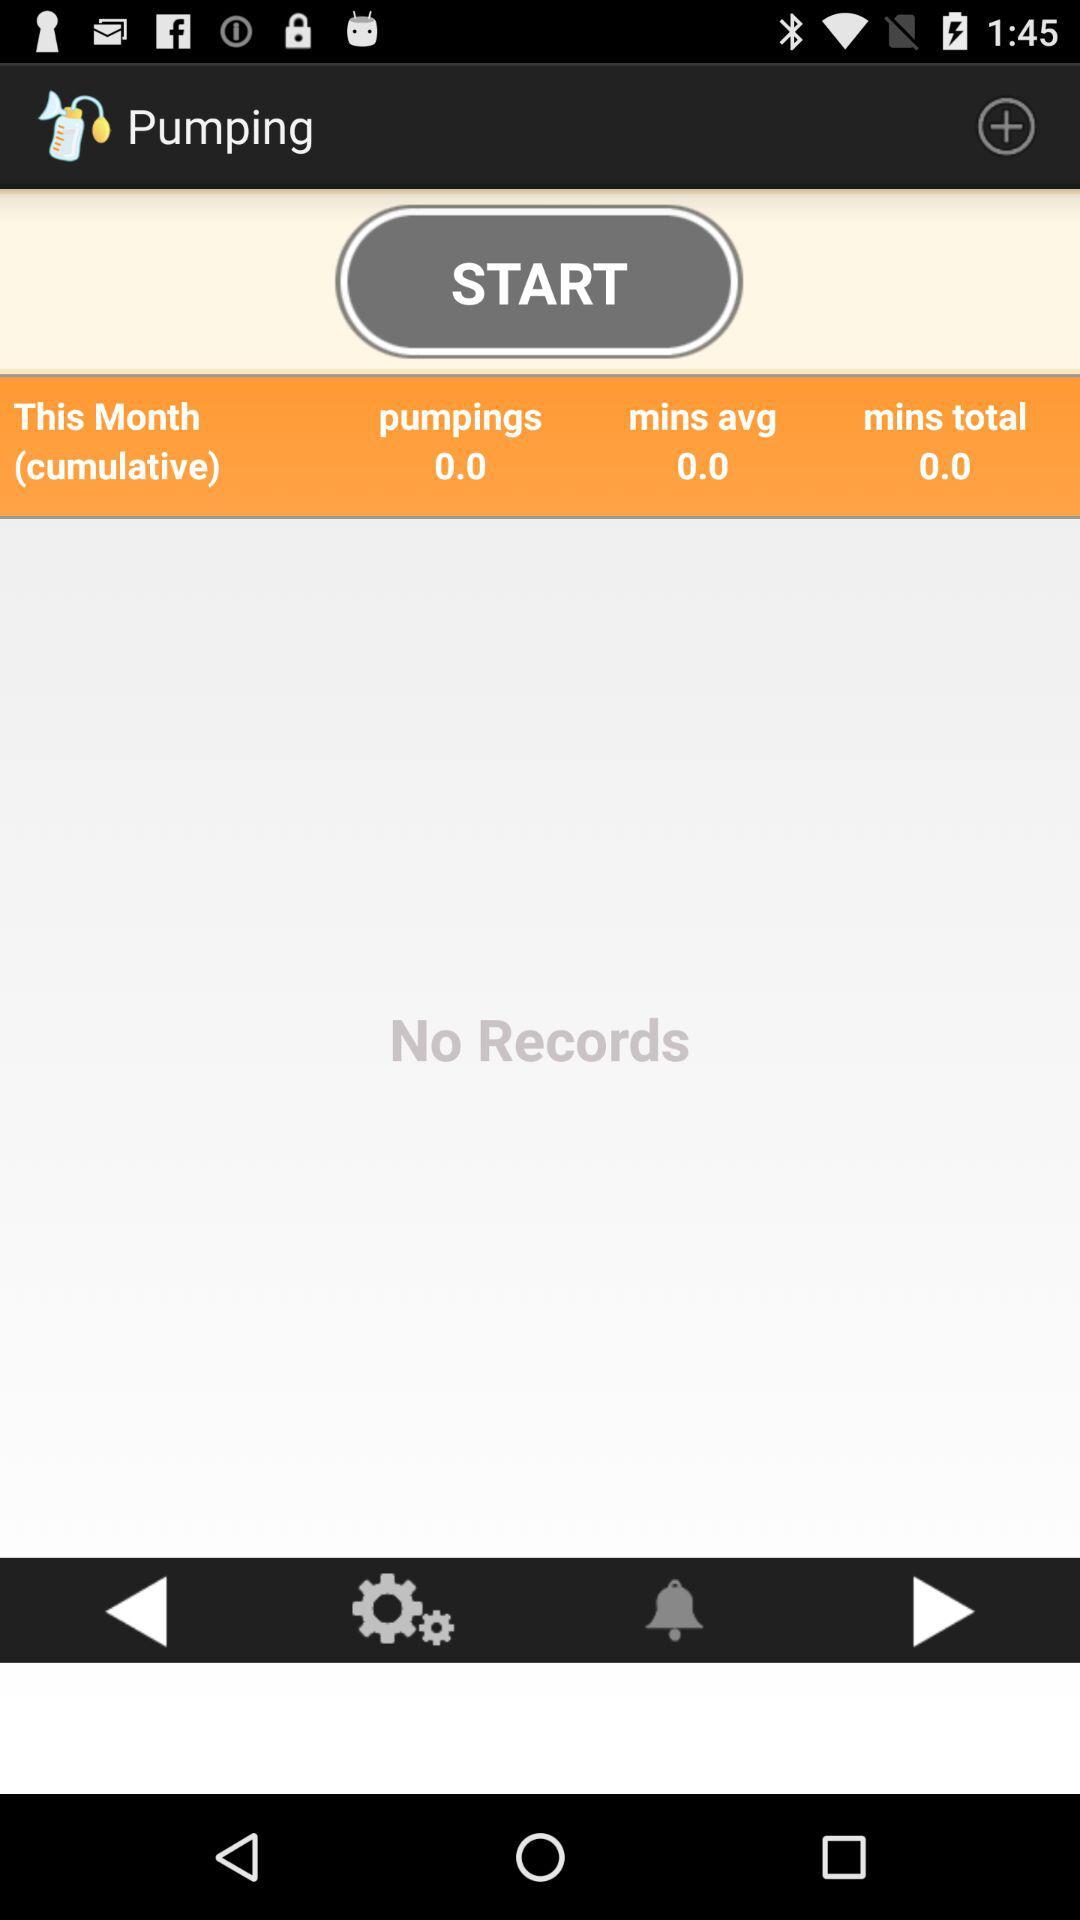 Image resolution: width=1080 pixels, height=1920 pixels. Describe the element at coordinates (405, 1610) in the screenshot. I see `the app below the no records icon` at that location.